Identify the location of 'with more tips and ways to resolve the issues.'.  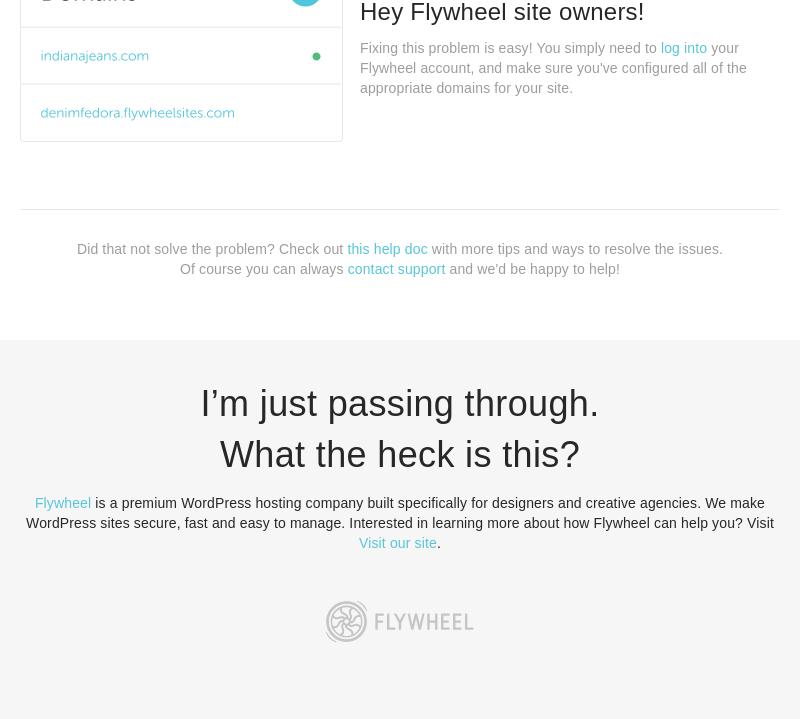
(574, 247).